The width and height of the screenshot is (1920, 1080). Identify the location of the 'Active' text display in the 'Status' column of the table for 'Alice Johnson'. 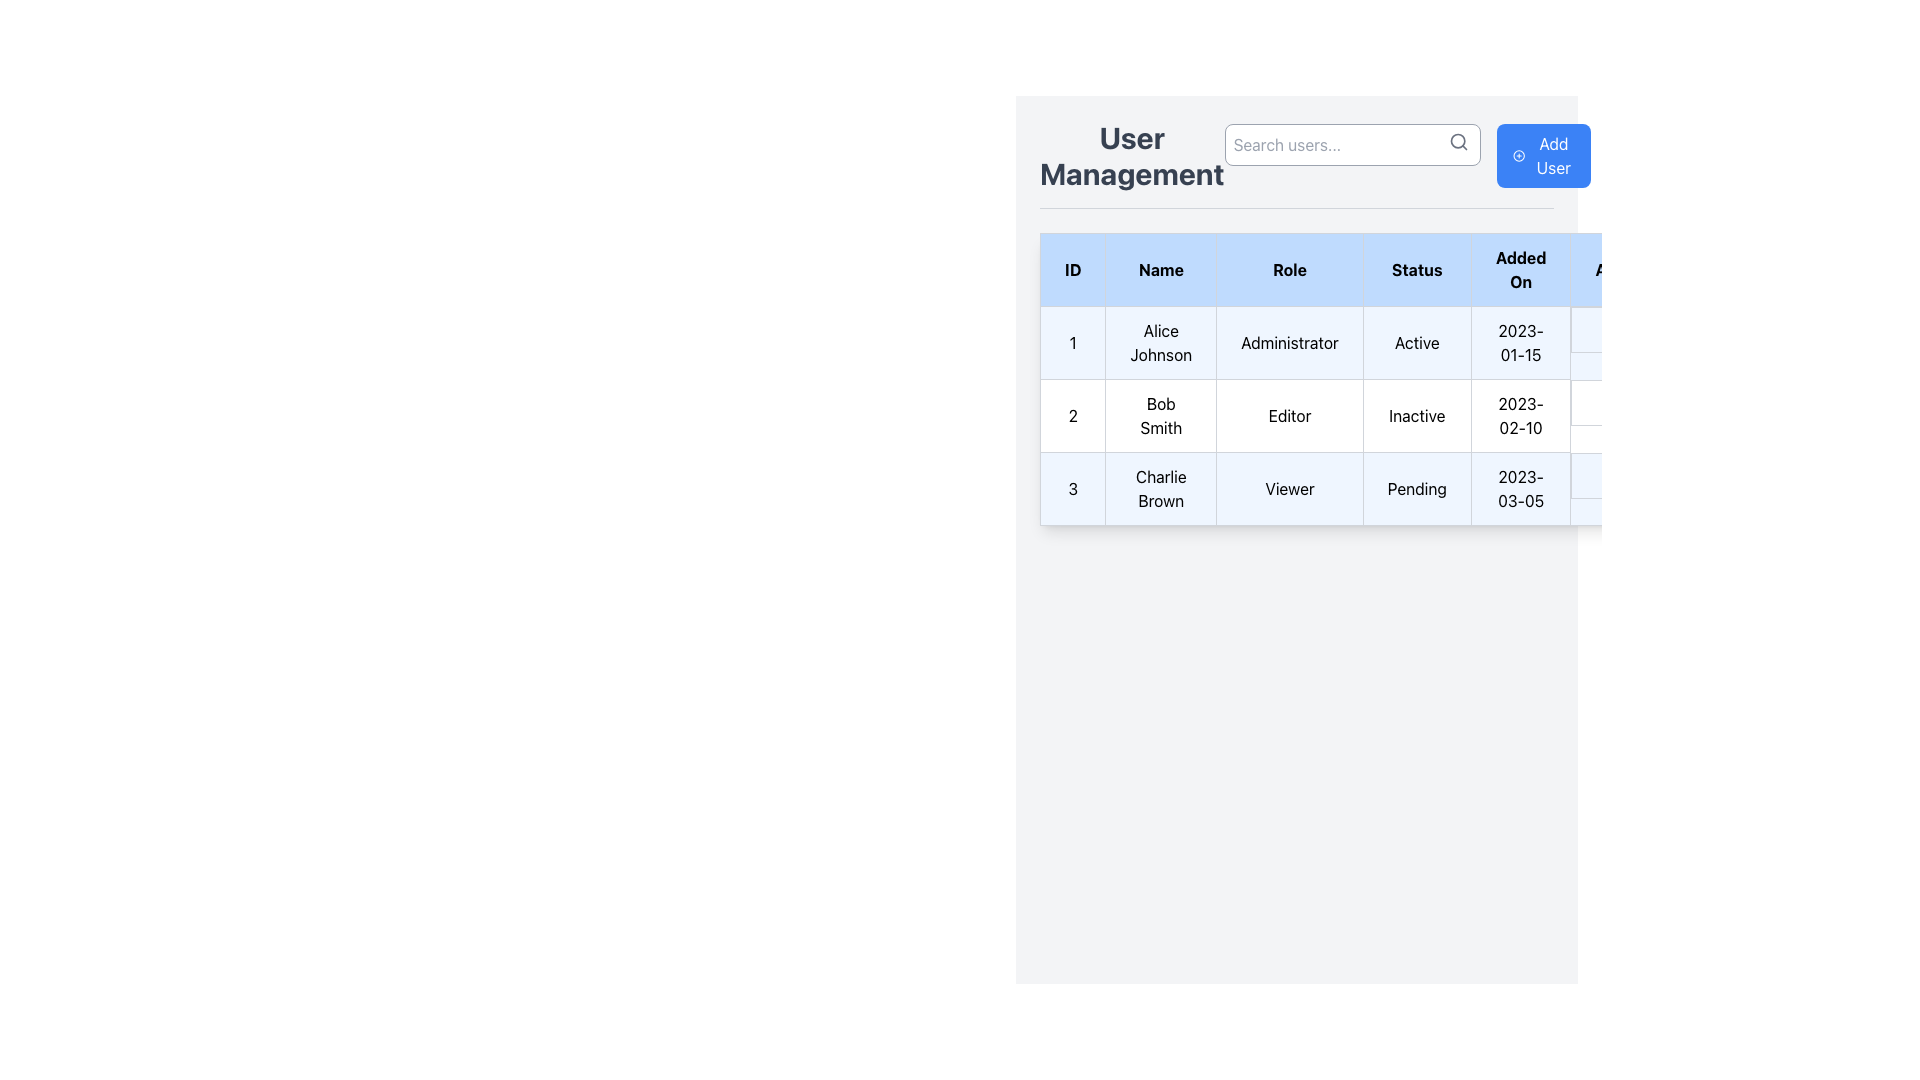
(1416, 342).